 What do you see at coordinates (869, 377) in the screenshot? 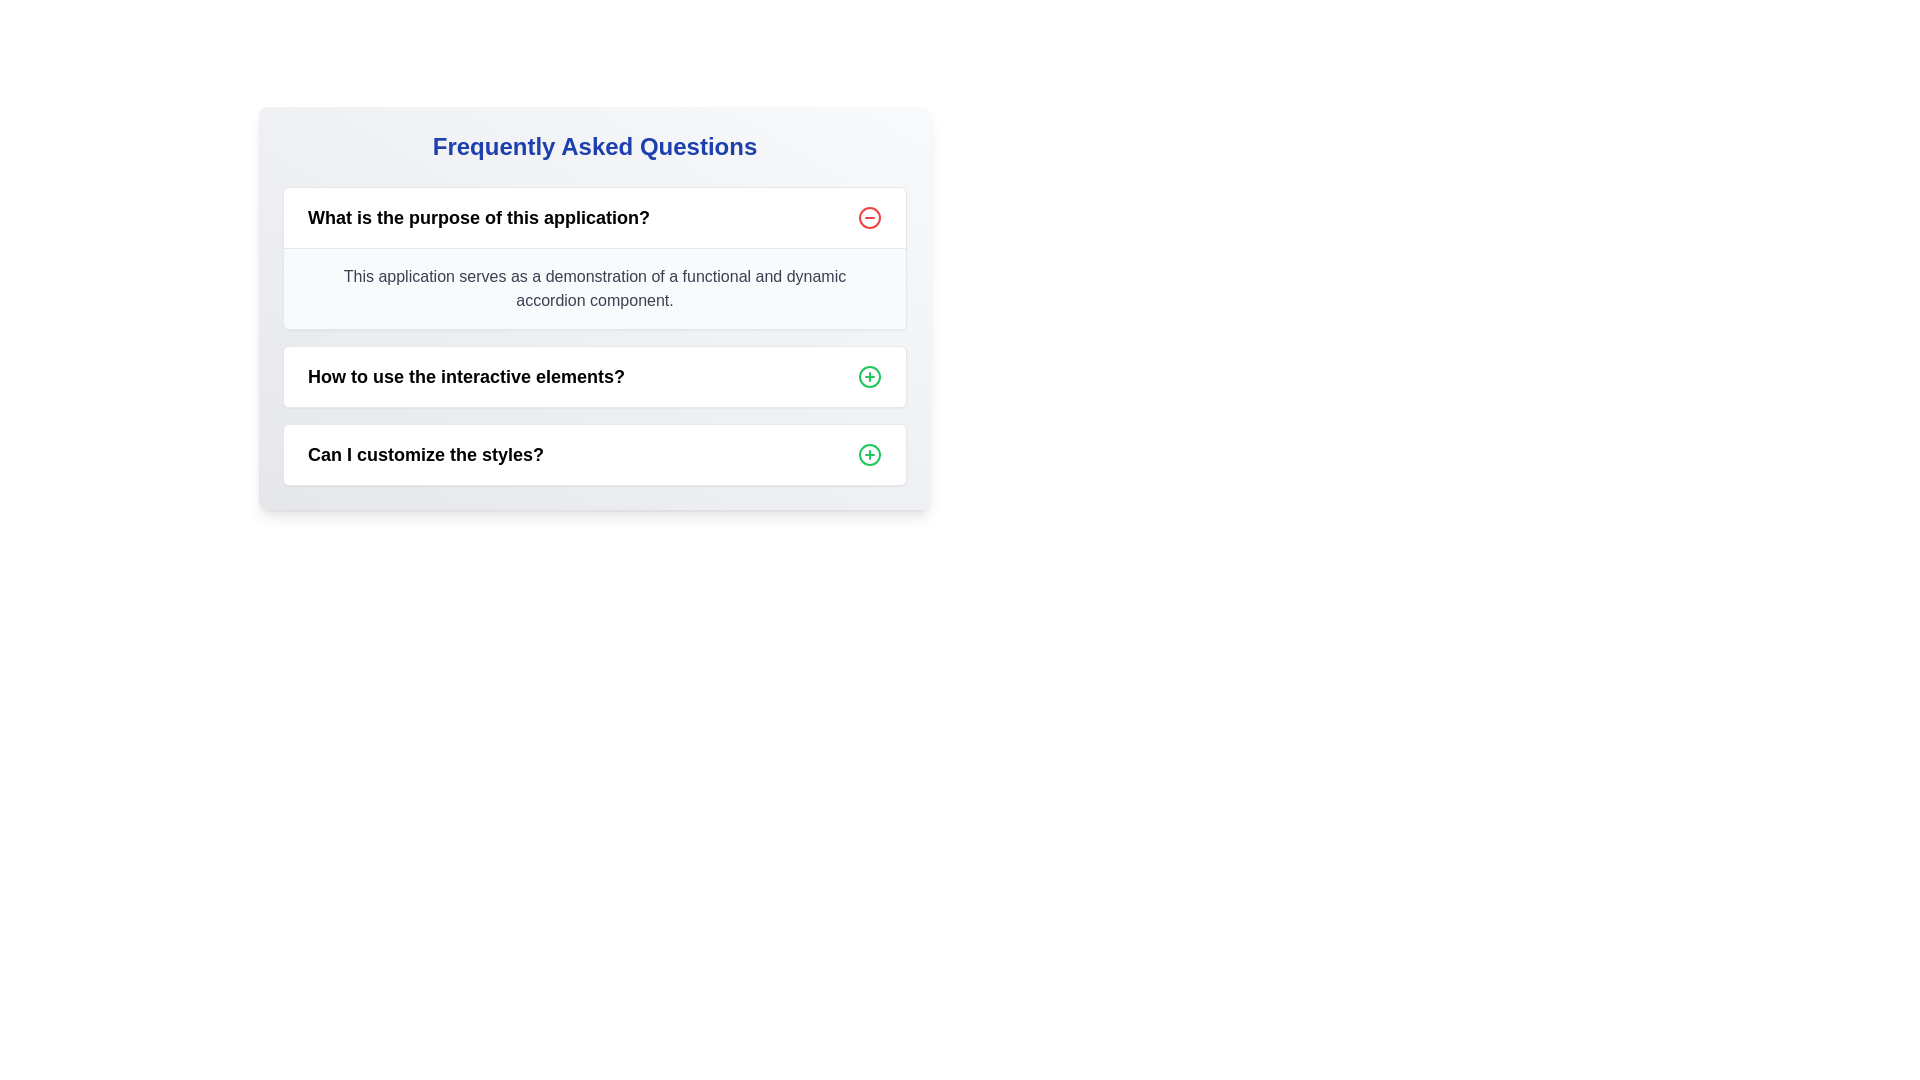
I see `the green circular SVG element representing a plus icon, located to the far right of the 'How to use the interactive elements?' question in the FAQ-style list` at bounding box center [869, 377].